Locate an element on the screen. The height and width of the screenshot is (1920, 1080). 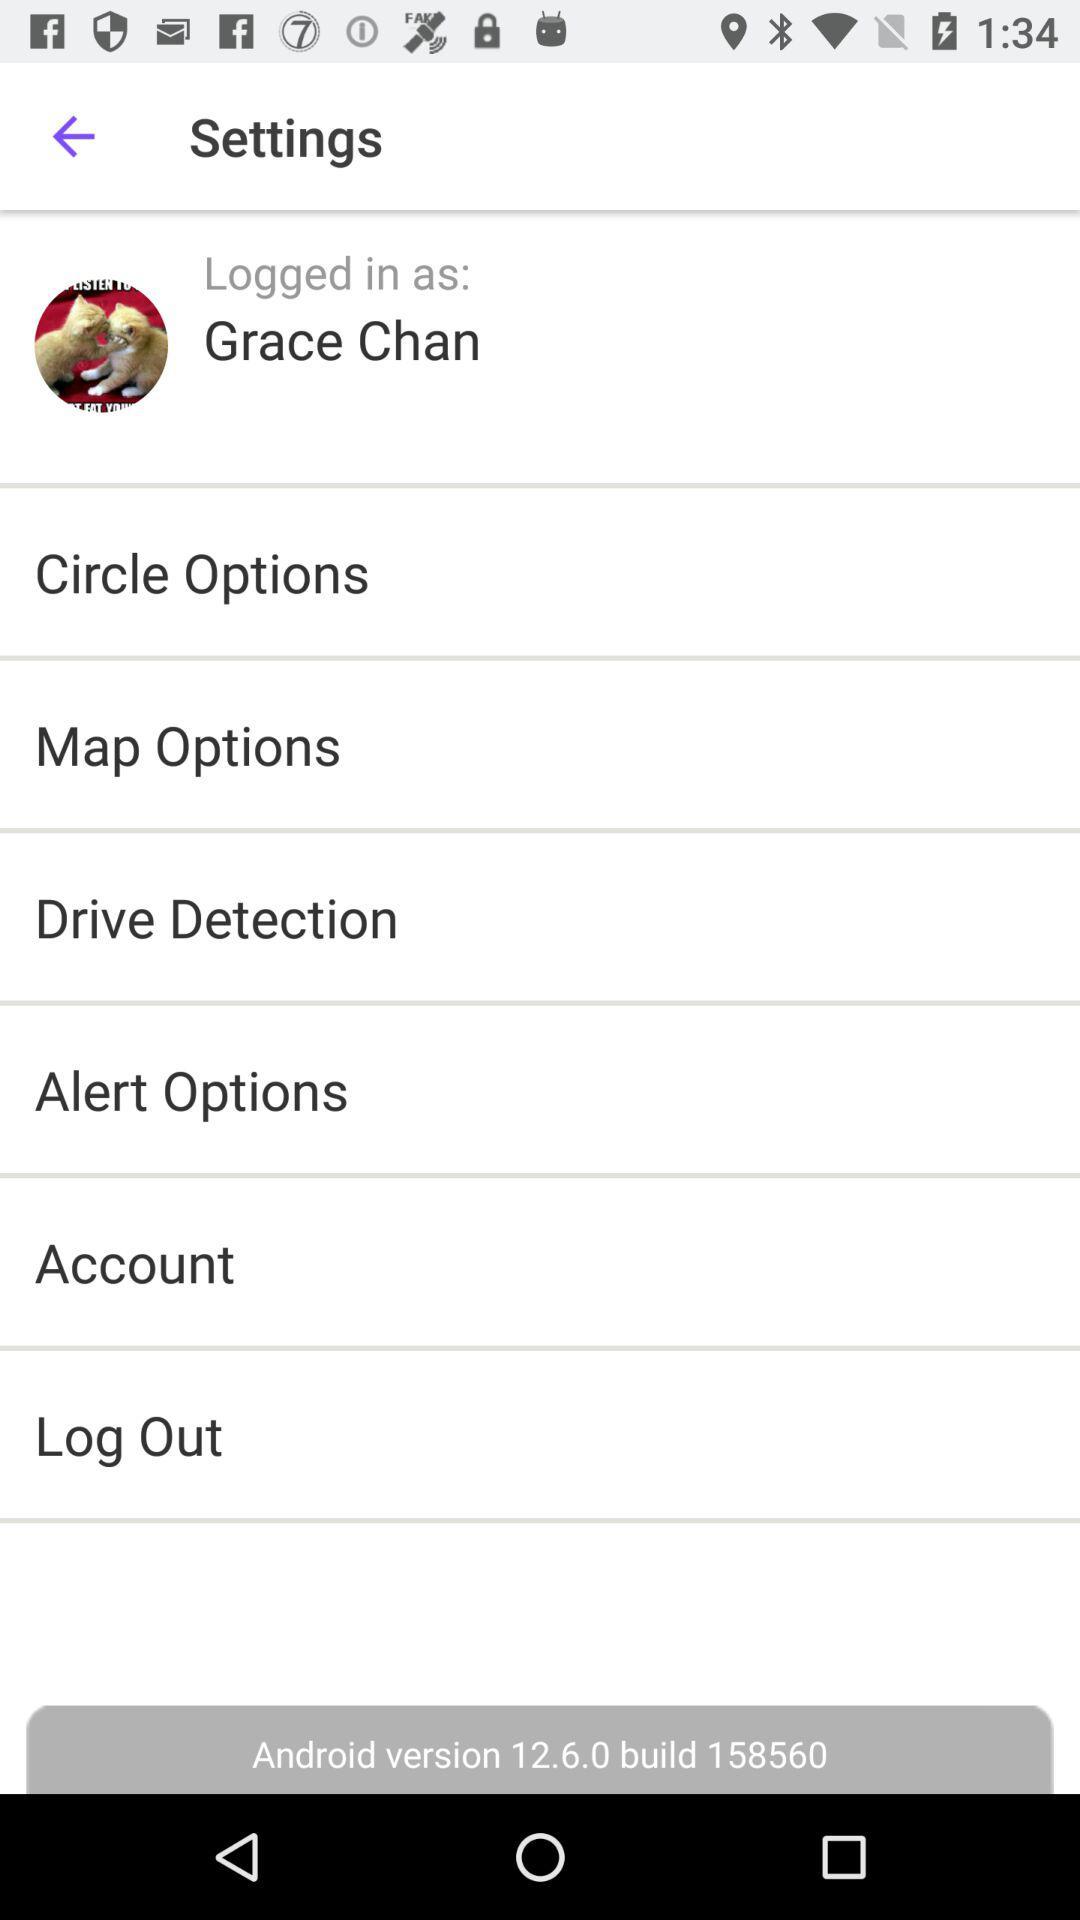
the grace chan icon is located at coordinates (341, 338).